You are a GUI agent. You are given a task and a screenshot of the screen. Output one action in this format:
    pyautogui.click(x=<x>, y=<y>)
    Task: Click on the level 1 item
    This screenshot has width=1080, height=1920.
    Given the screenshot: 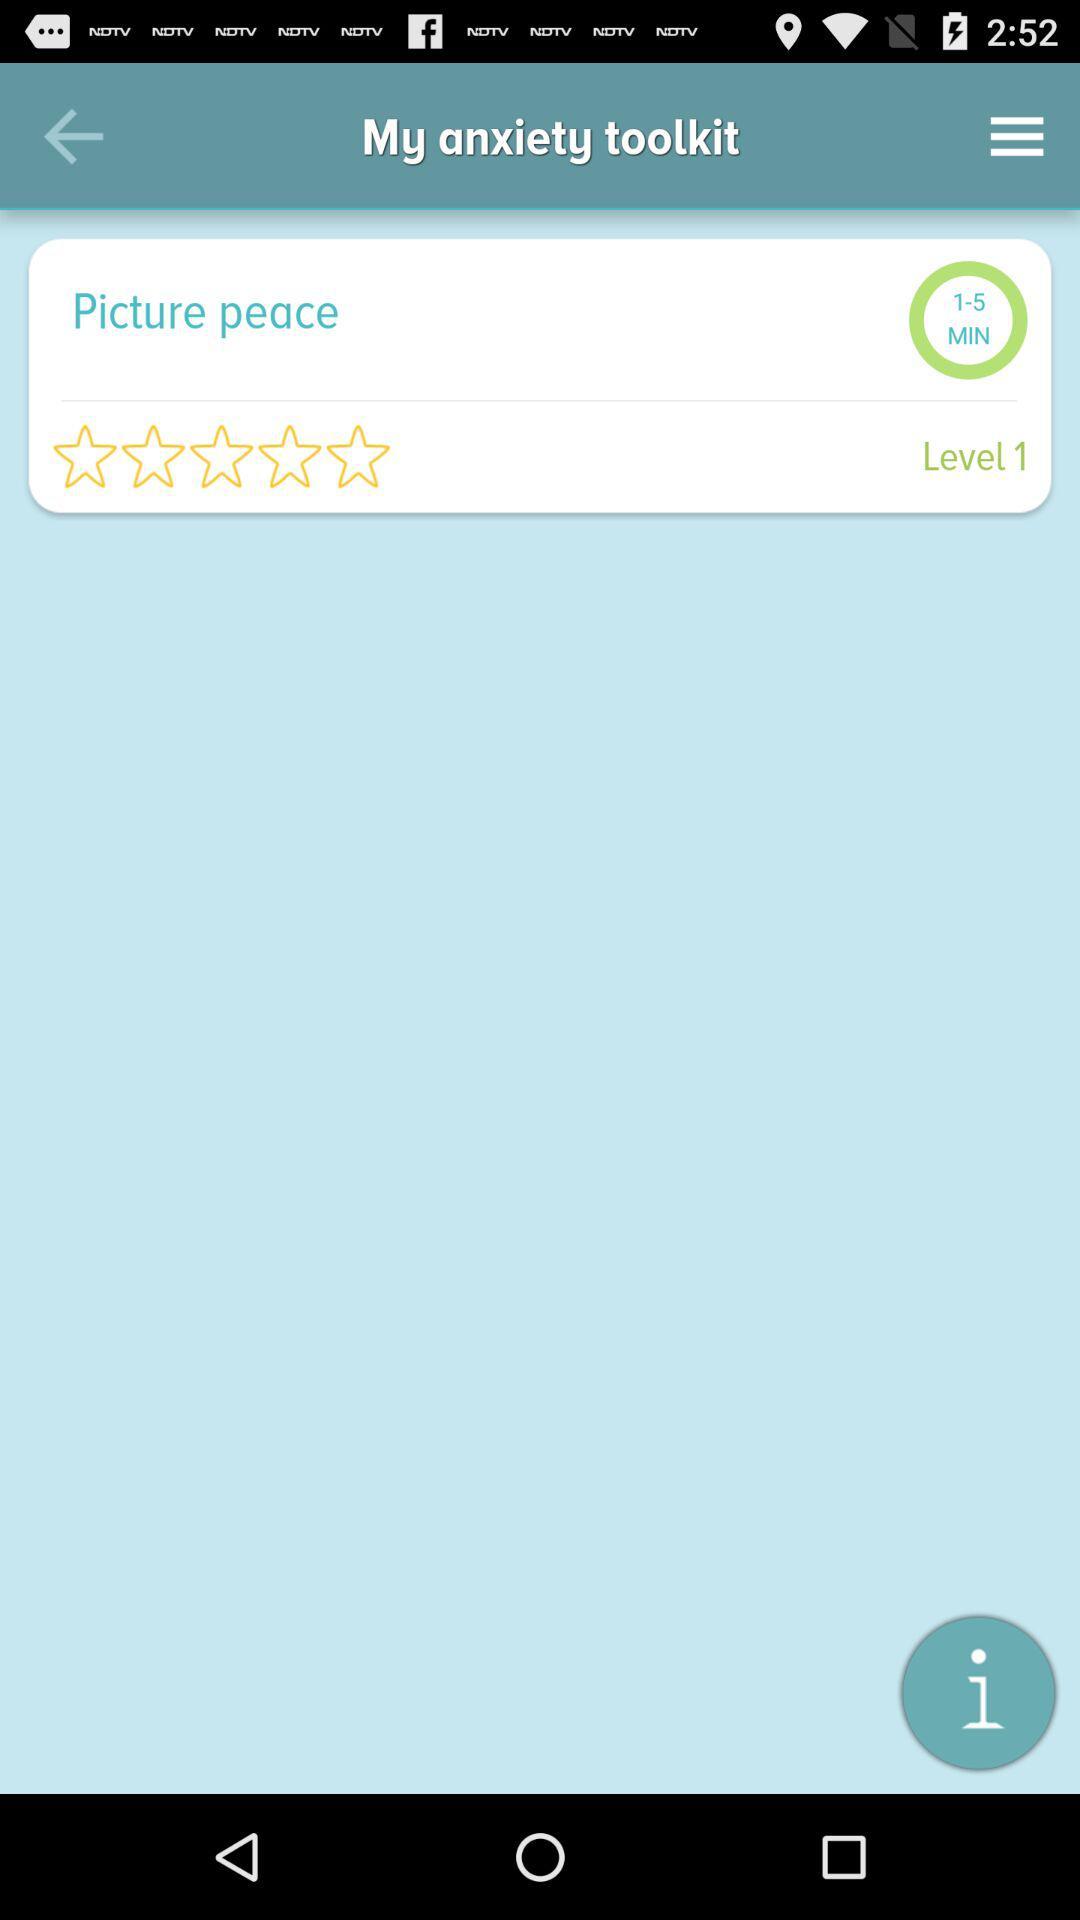 What is the action you would take?
    pyautogui.click(x=720, y=455)
    